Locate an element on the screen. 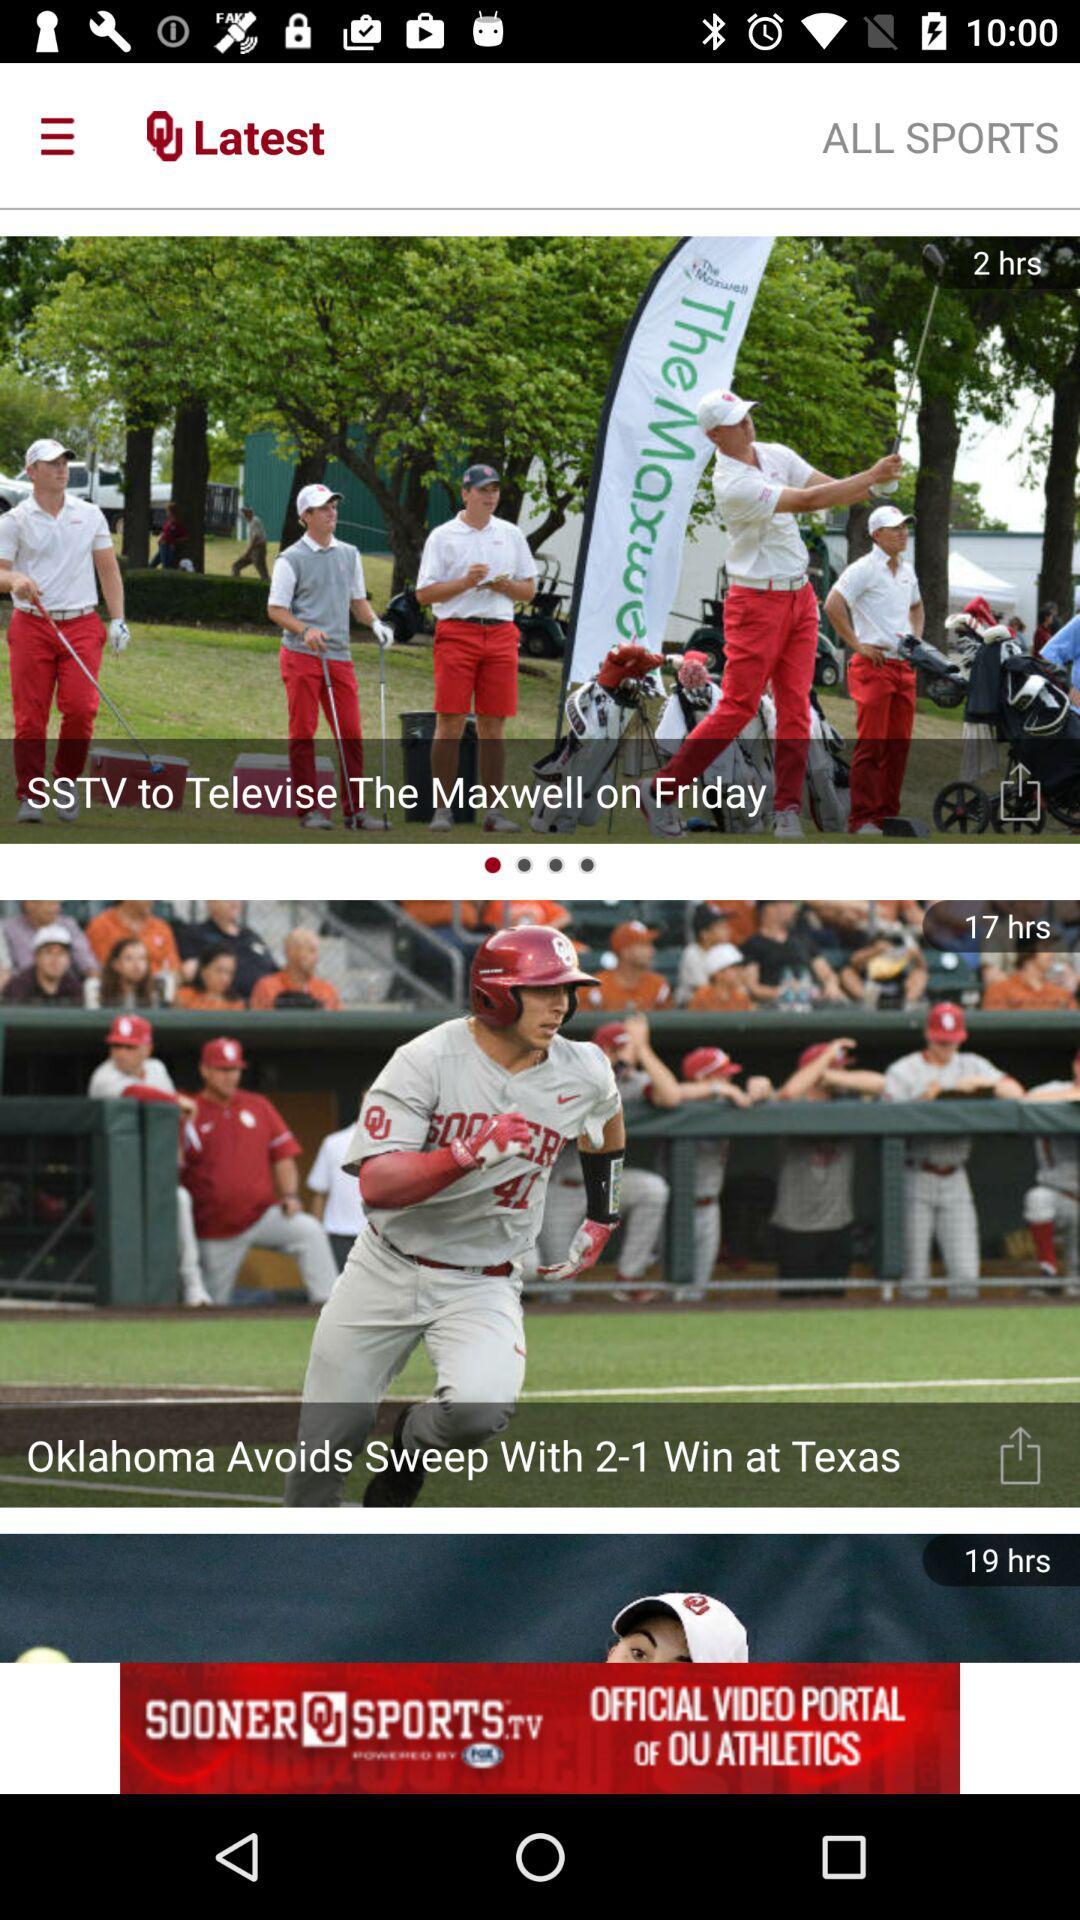  the button right next to sstv to televise the maxwell on friday is located at coordinates (1020, 790).